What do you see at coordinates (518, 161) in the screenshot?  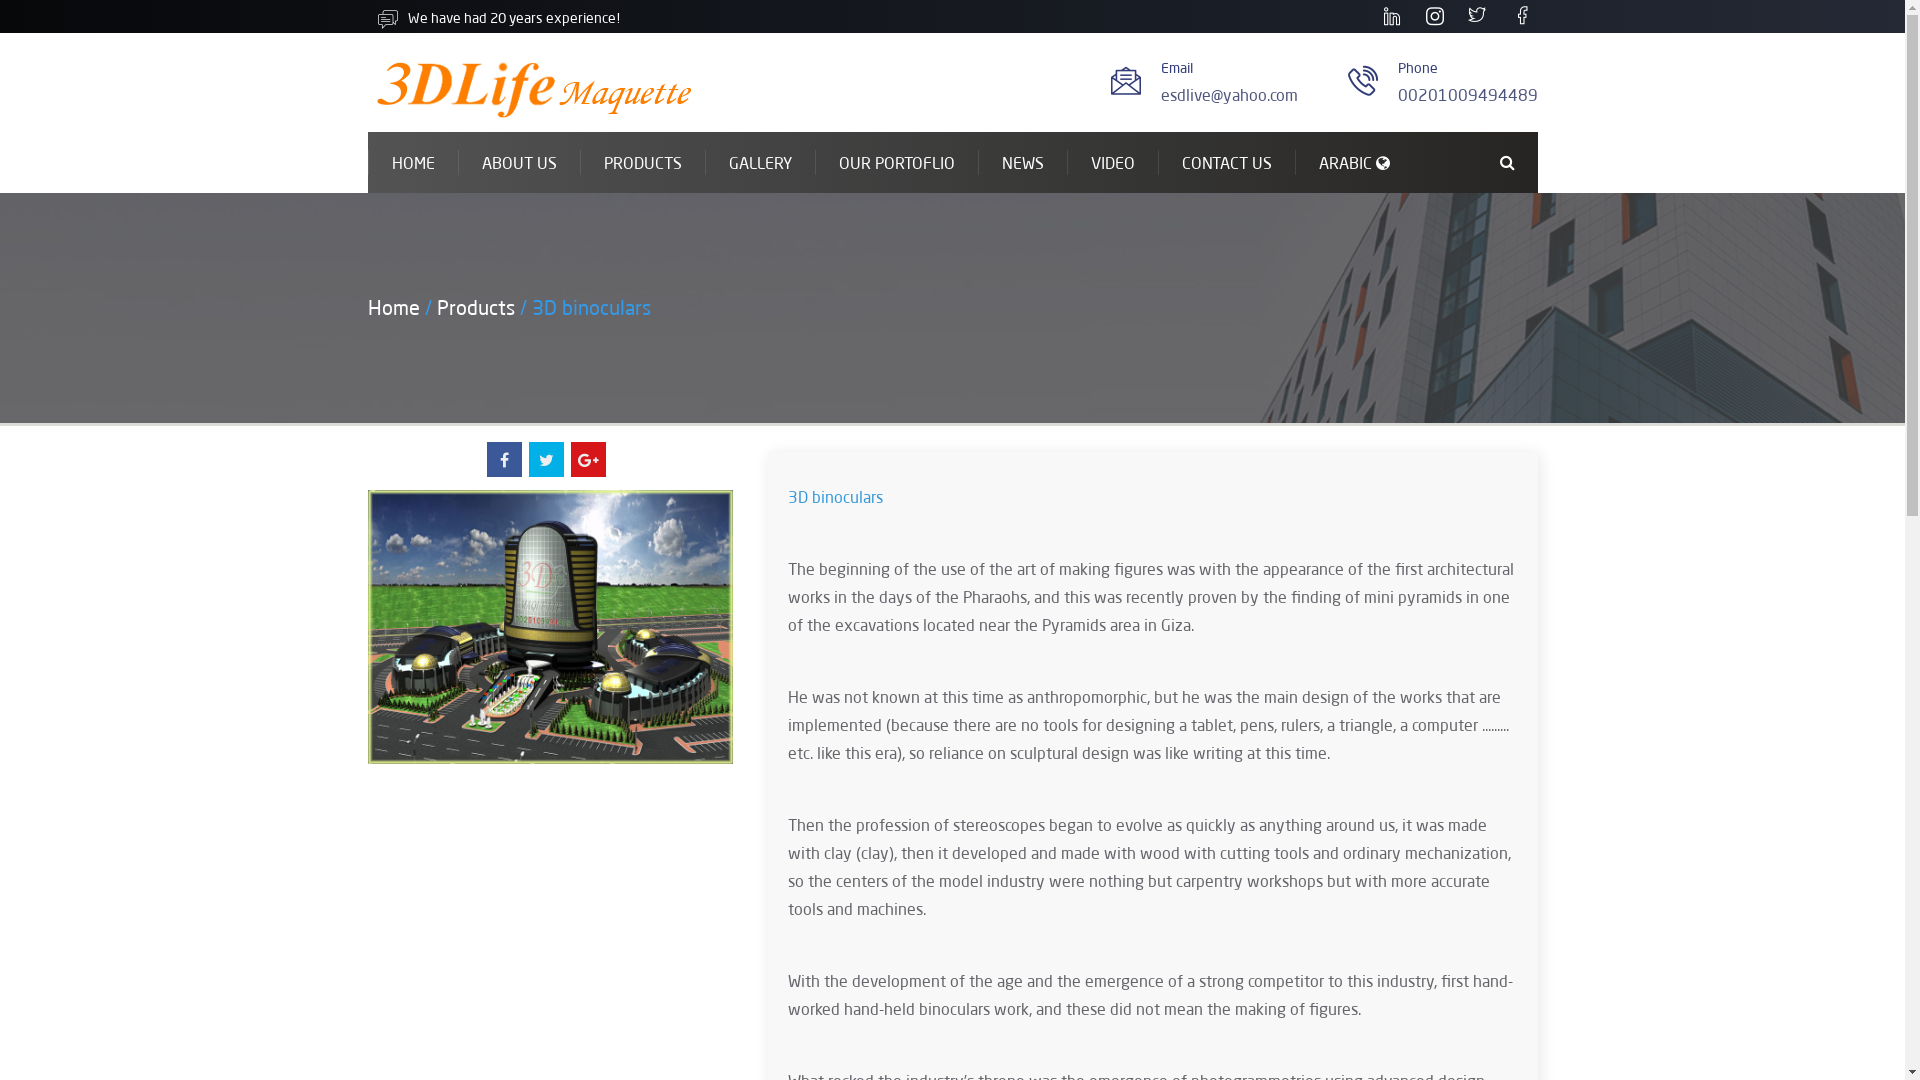 I see `'ABOUT US'` at bounding box center [518, 161].